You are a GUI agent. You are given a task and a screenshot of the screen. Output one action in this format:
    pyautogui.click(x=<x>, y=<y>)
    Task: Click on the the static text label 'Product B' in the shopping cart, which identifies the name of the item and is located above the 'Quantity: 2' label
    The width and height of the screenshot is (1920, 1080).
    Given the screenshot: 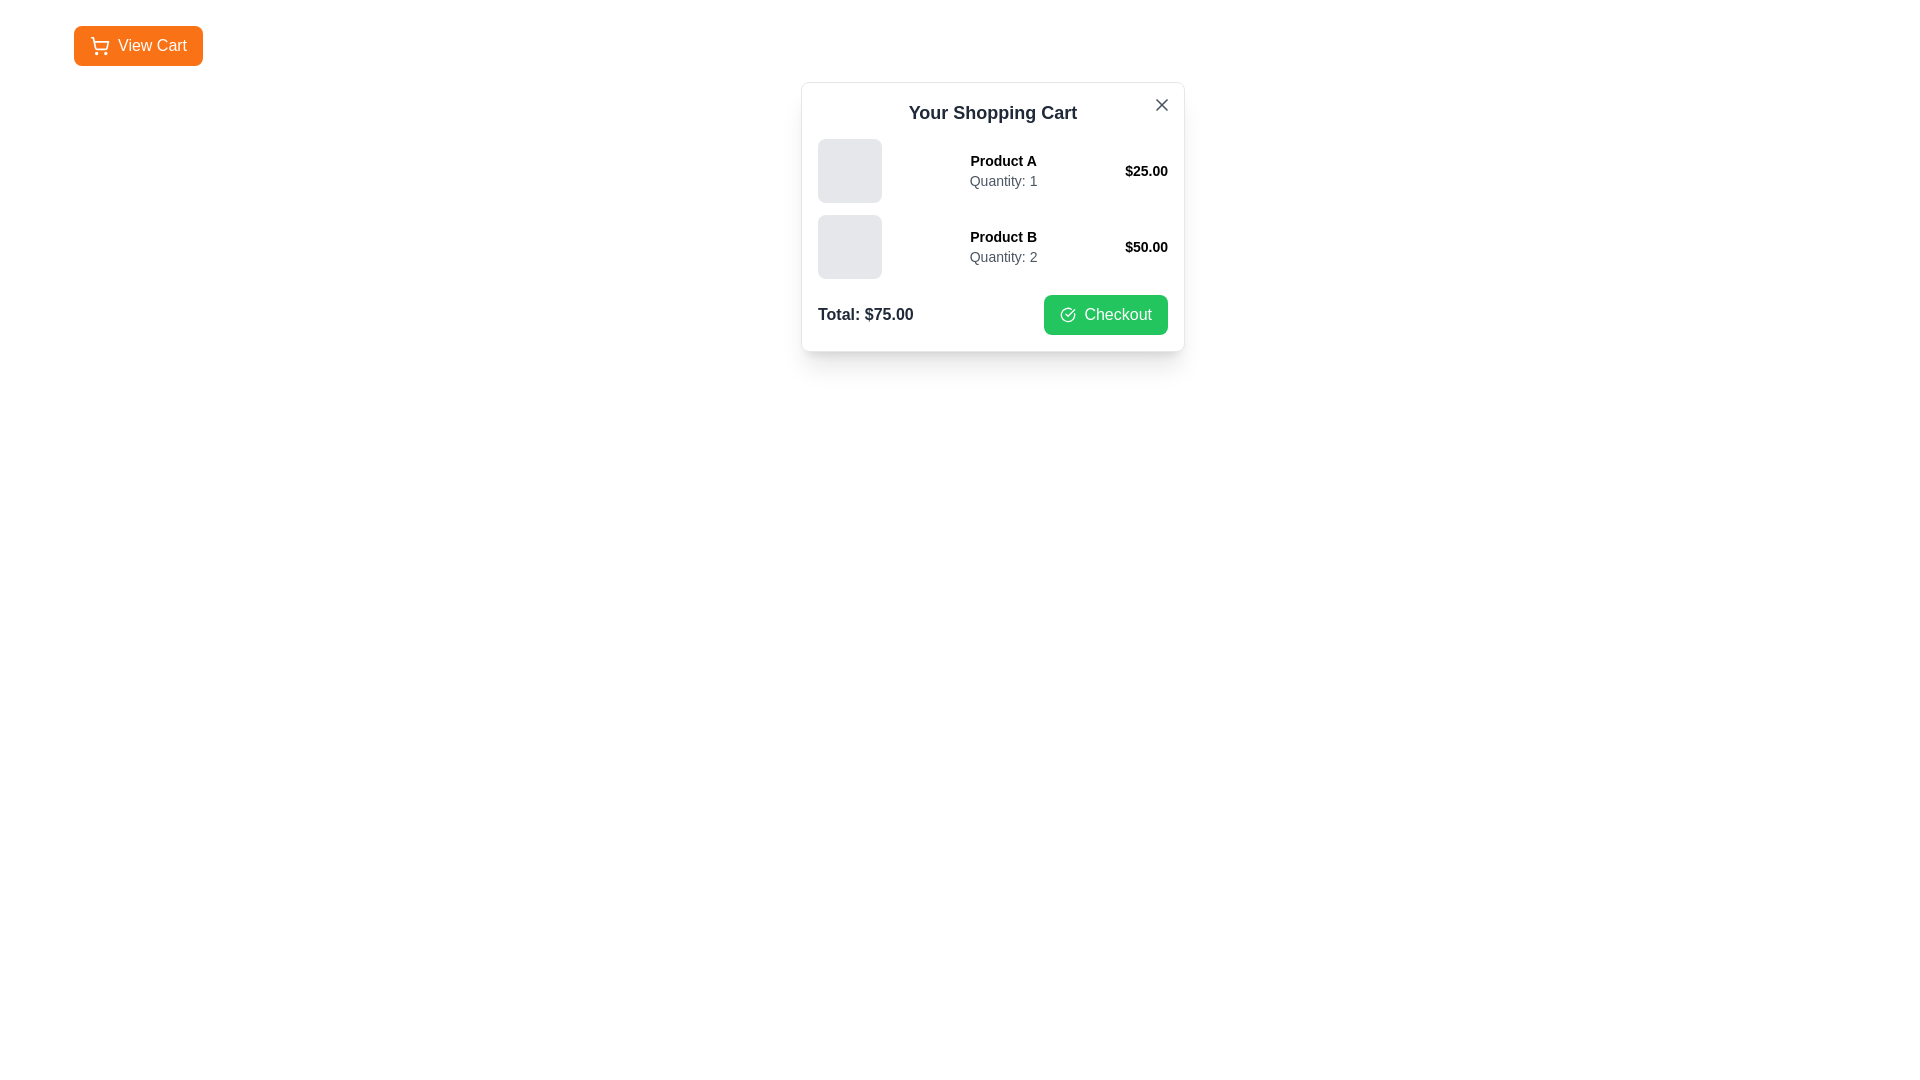 What is the action you would take?
    pyautogui.click(x=1003, y=235)
    